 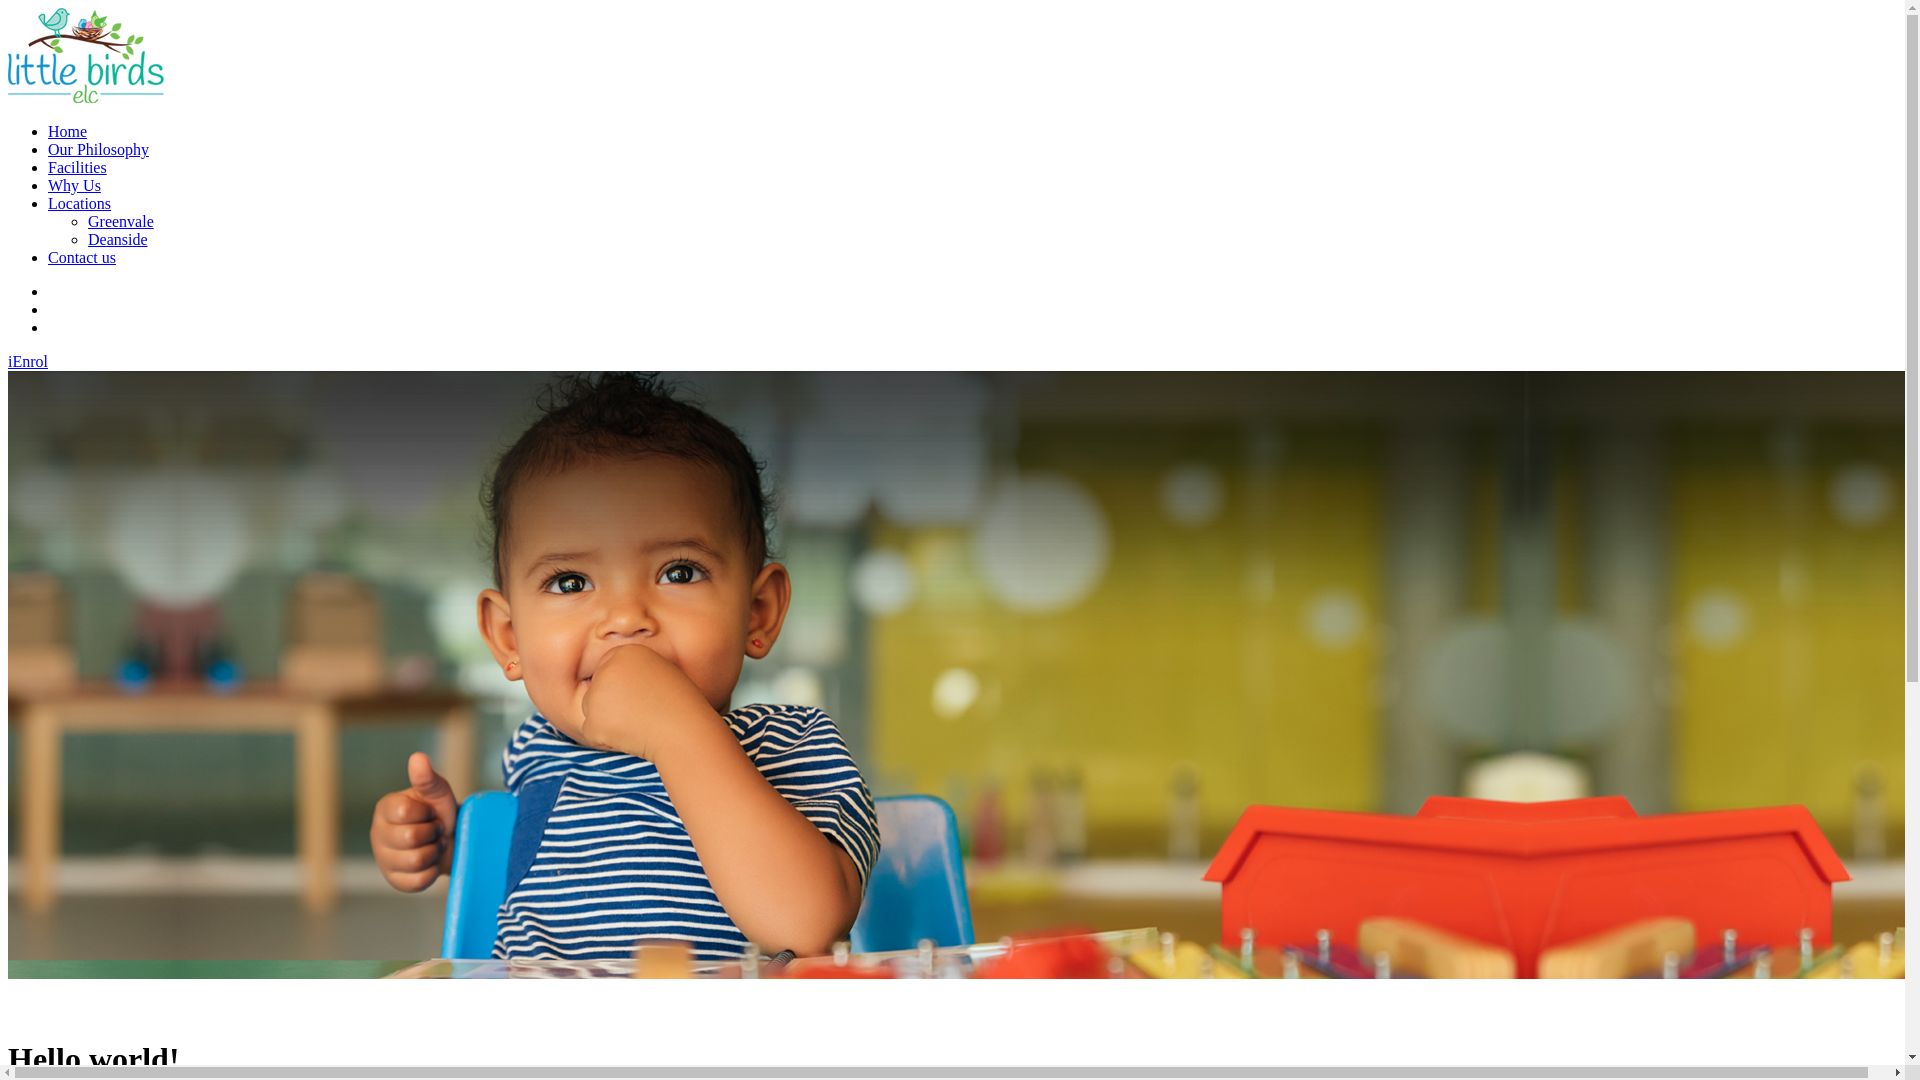 I want to click on 'Home', so click(x=67, y=131).